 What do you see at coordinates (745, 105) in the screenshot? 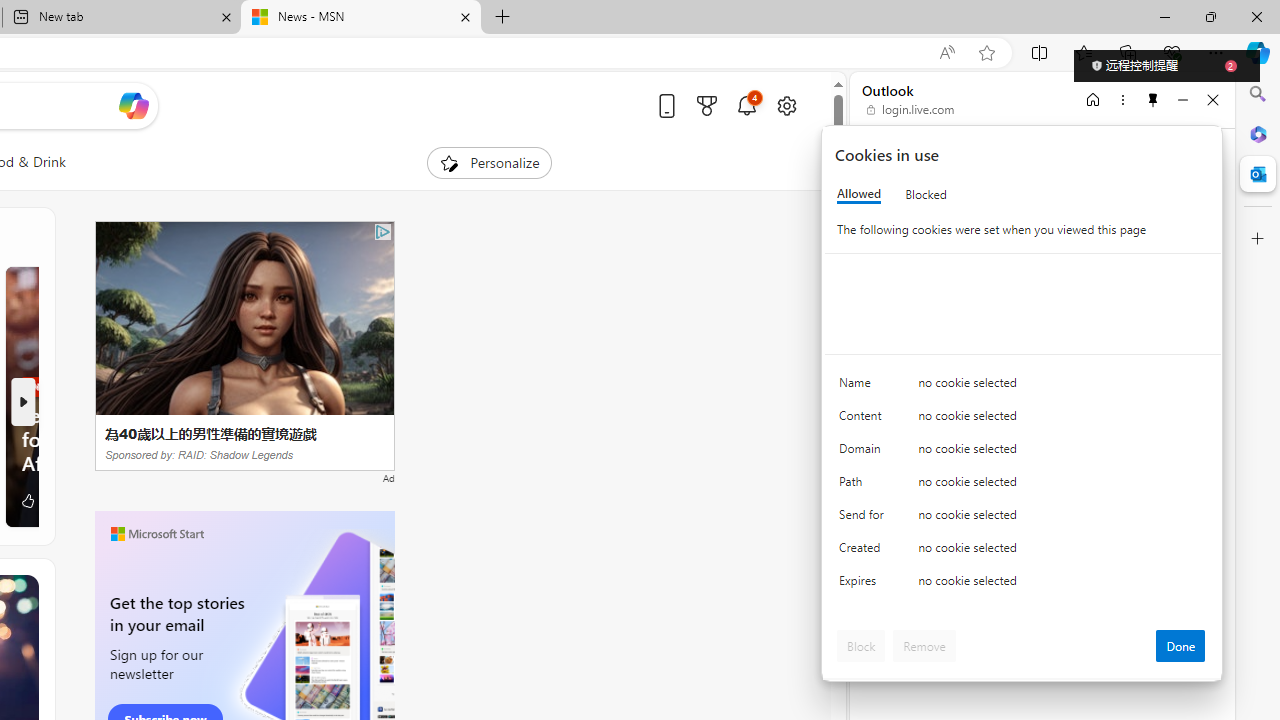
I see `'Notifications'` at bounding box center [745, 105].